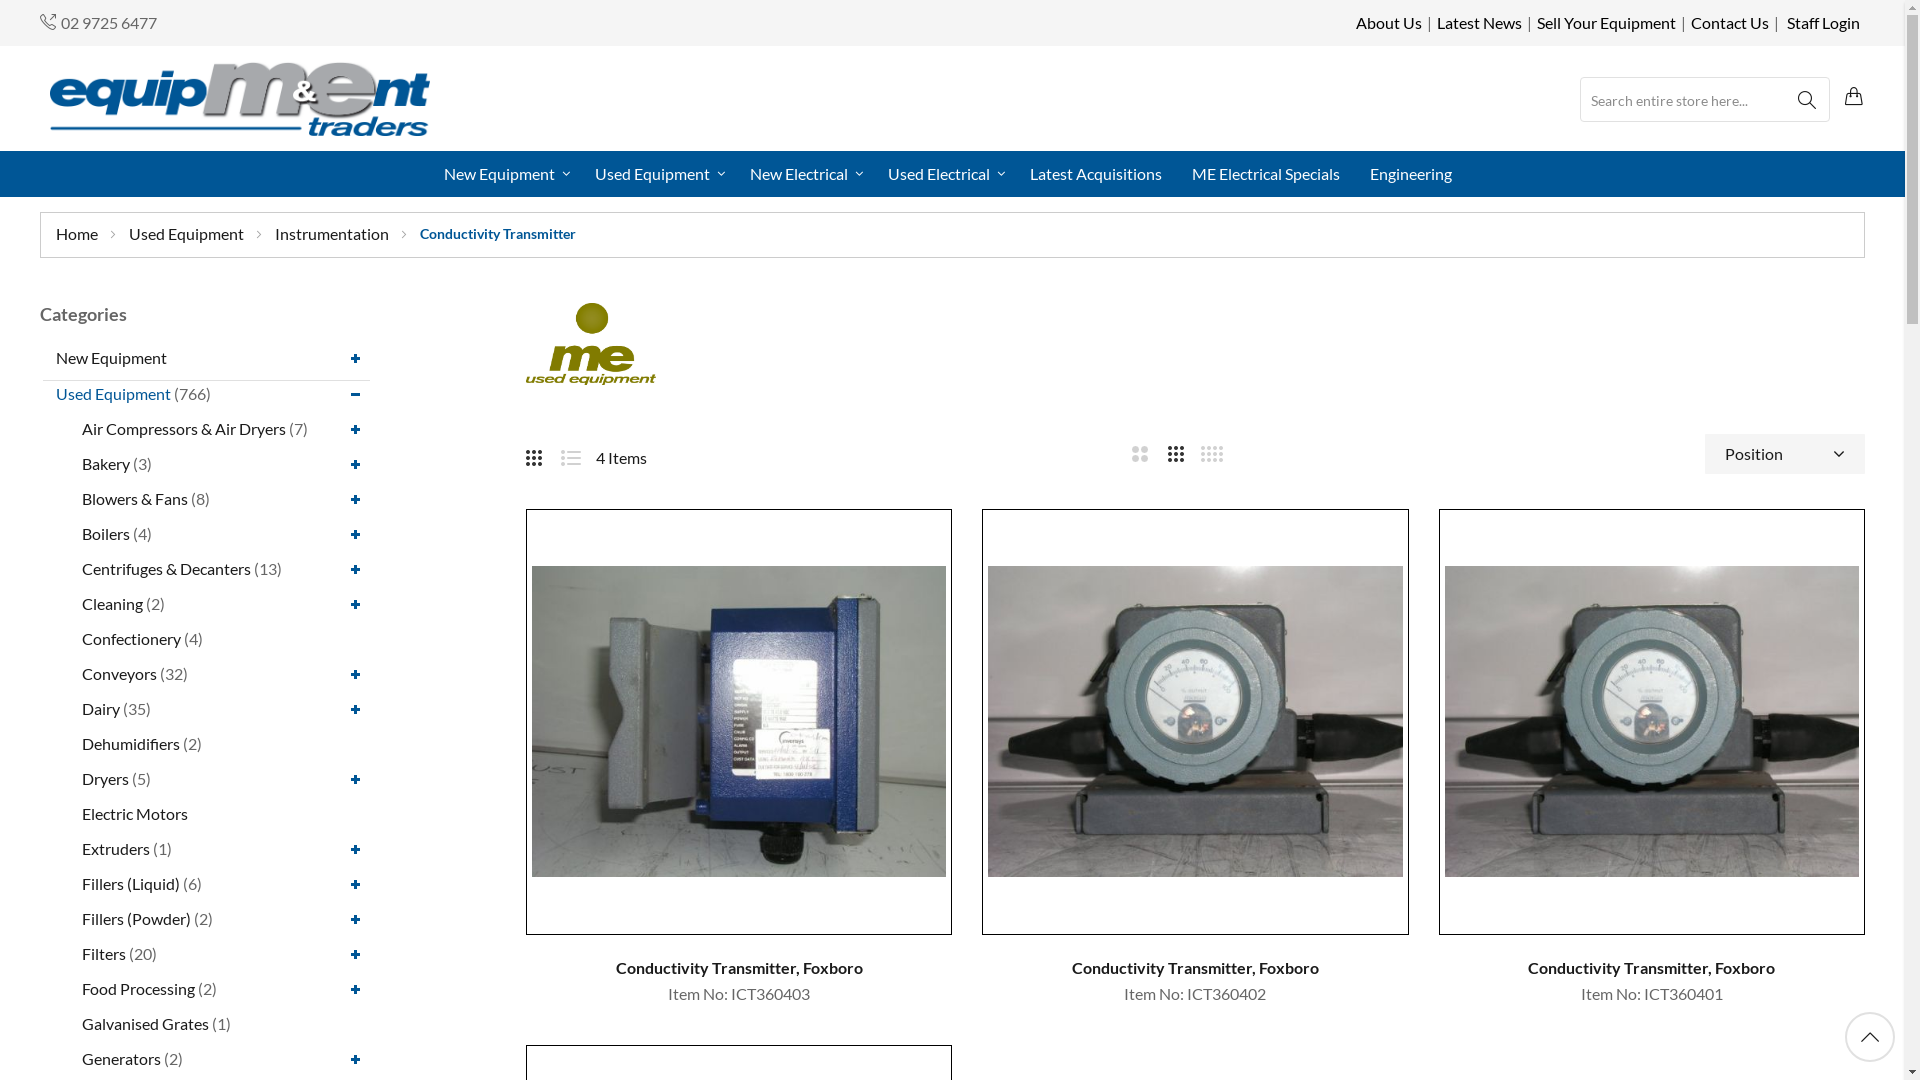 The width and height of the screenshot is (1920, 1080). What do you see at coordinates (1535, 22) in the screenshot?
I see `'Sell Your Equipment'` at bounding box center [1535, 22].